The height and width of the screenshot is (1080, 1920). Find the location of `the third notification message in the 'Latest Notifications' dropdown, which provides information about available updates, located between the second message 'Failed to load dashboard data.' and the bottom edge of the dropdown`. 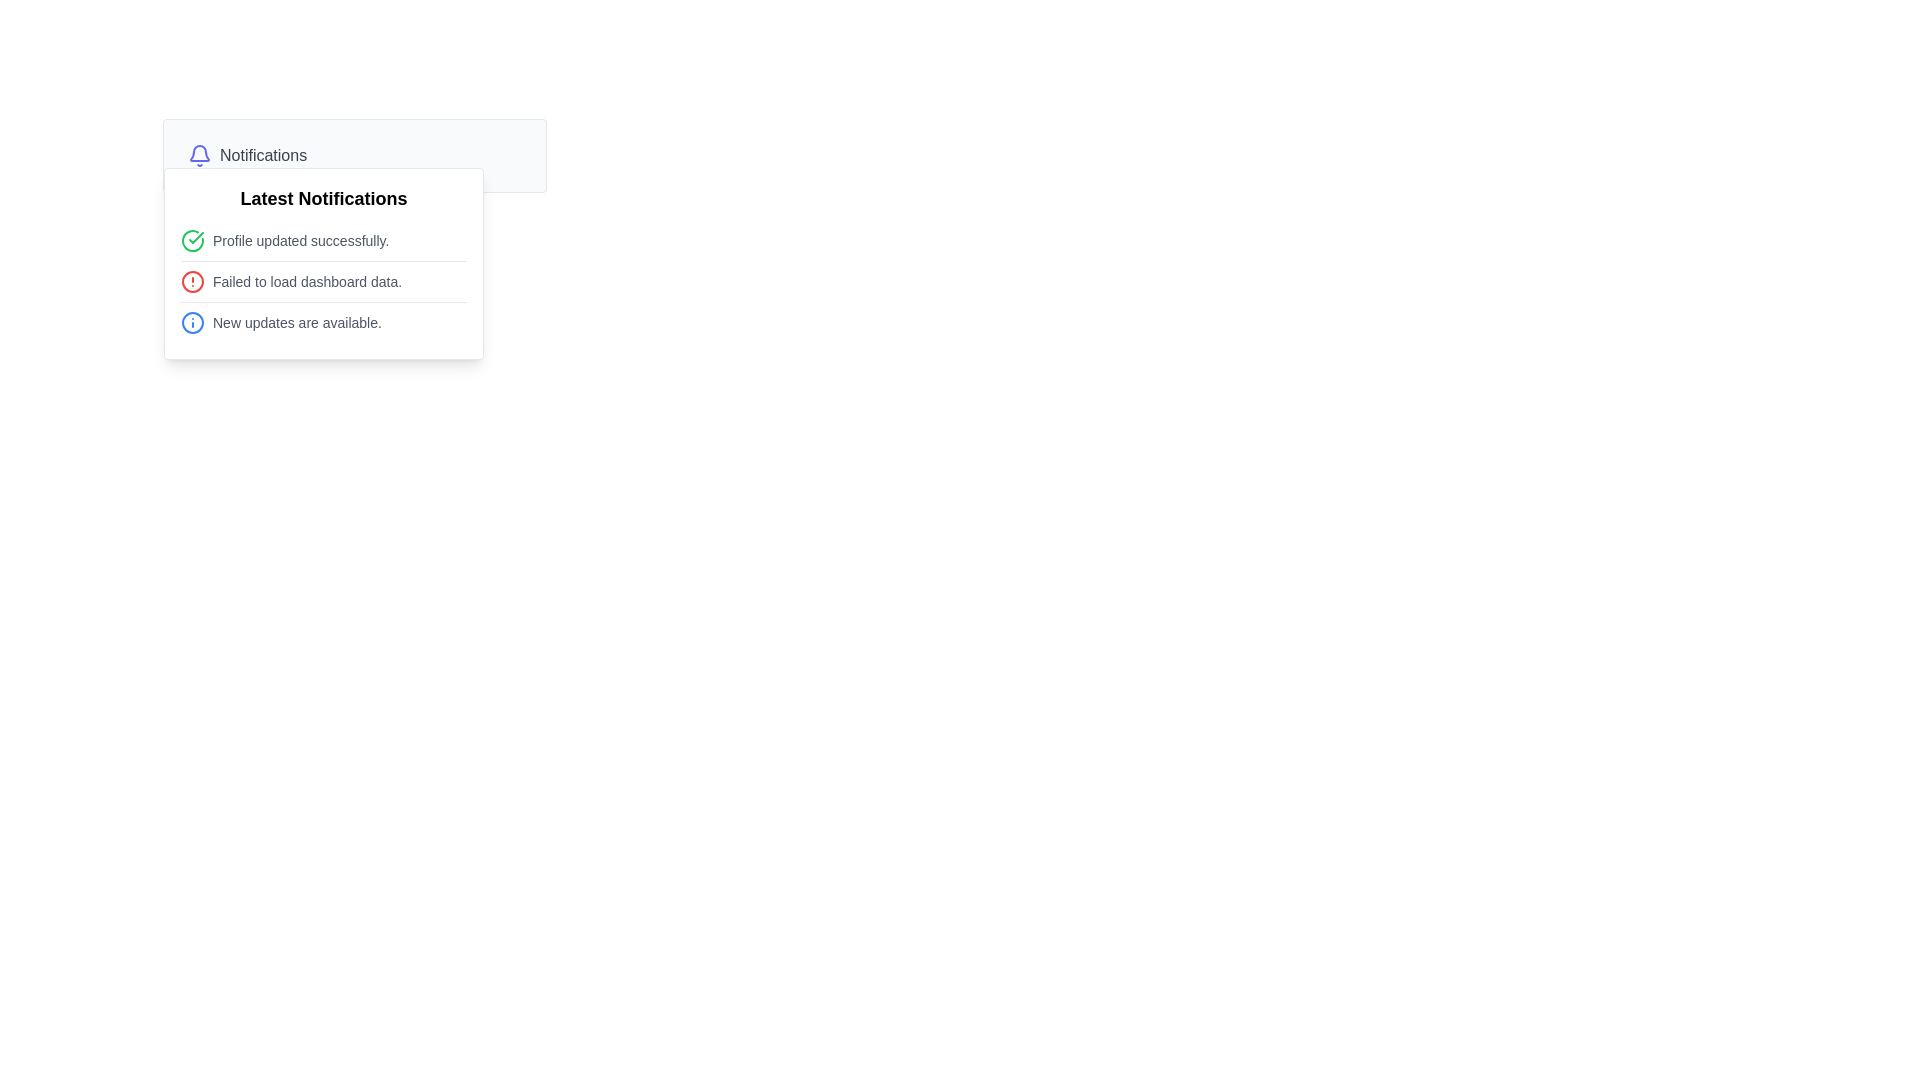

the third notification message in the 'Latest Notifications' dropdown, which provides information about available updates, located between the second message 'Failed to load dashboard data.' and the bottom edge of the dropdown is located at coordinates (296, 322).